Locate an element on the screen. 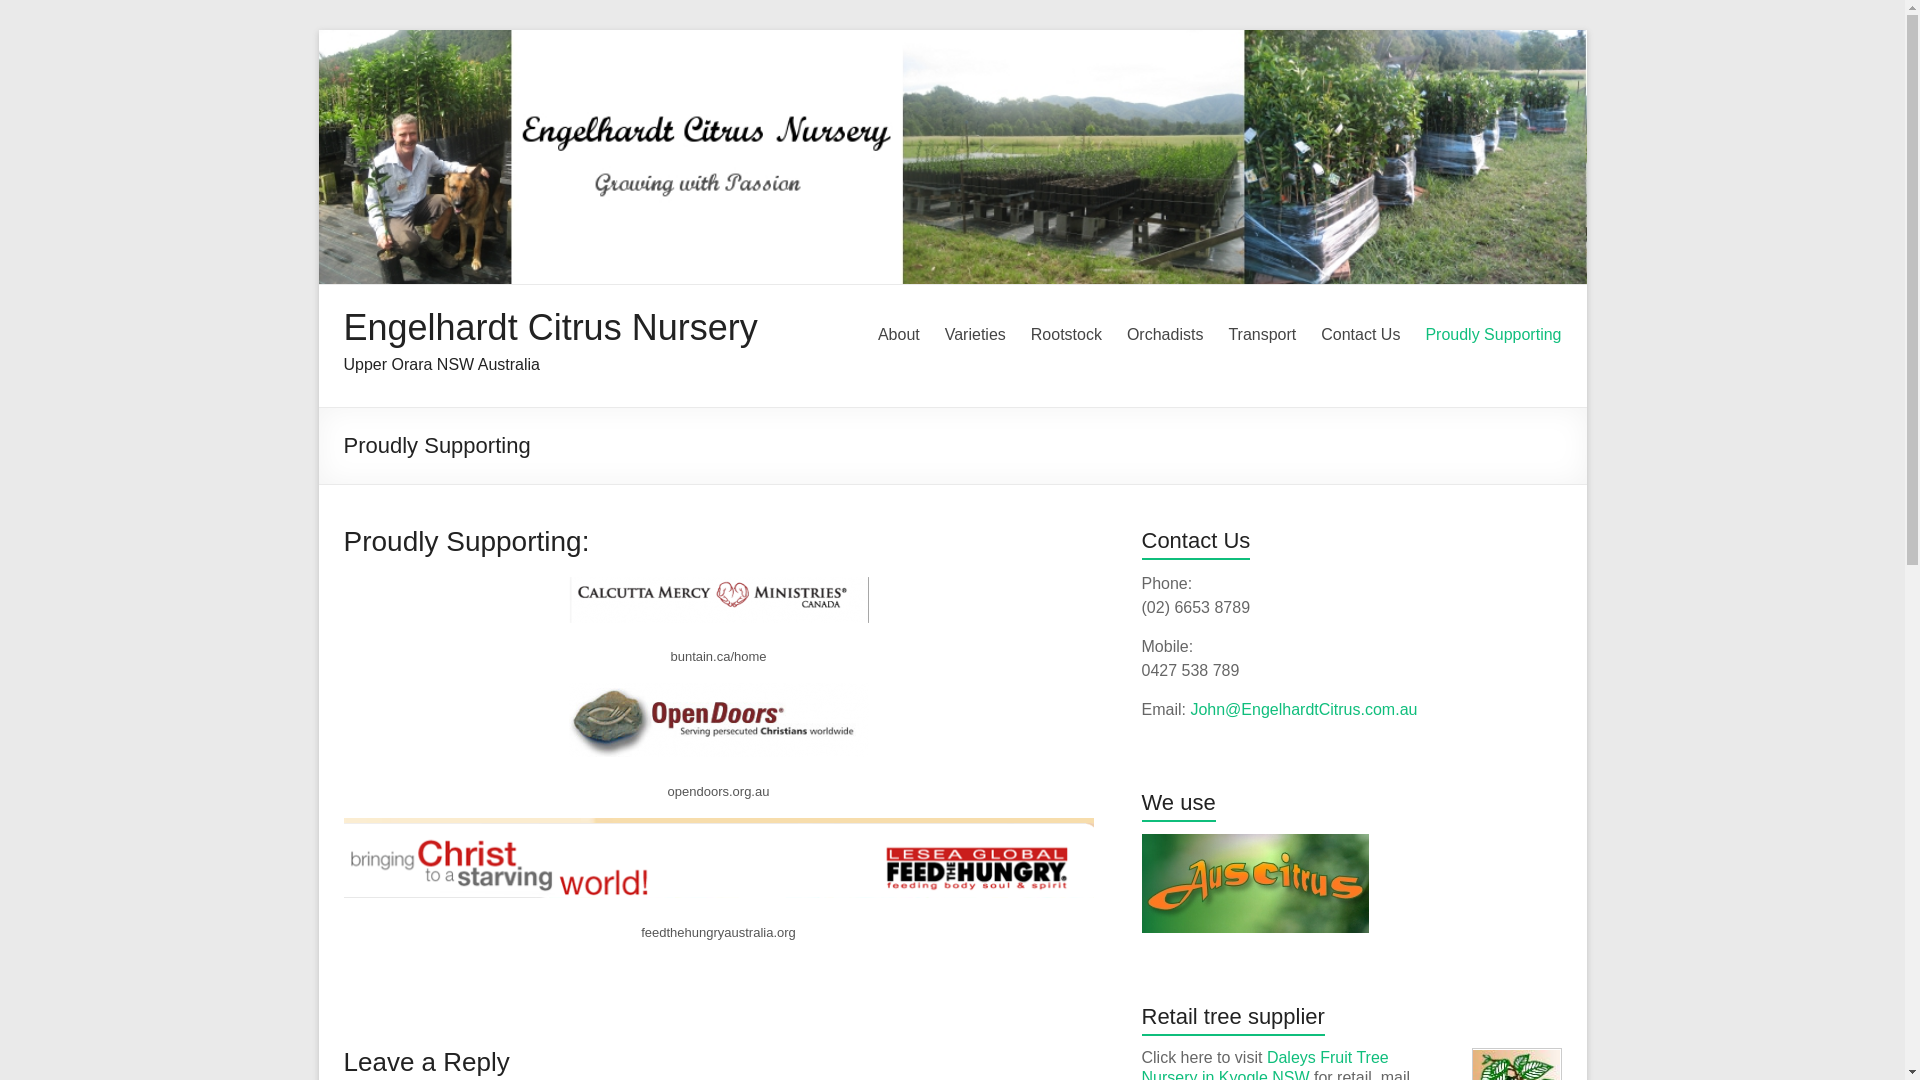 This screenshot has width=1920, height=1080. 'Engelhardt Citrus Nursery' is located at coordinates (551, 326).